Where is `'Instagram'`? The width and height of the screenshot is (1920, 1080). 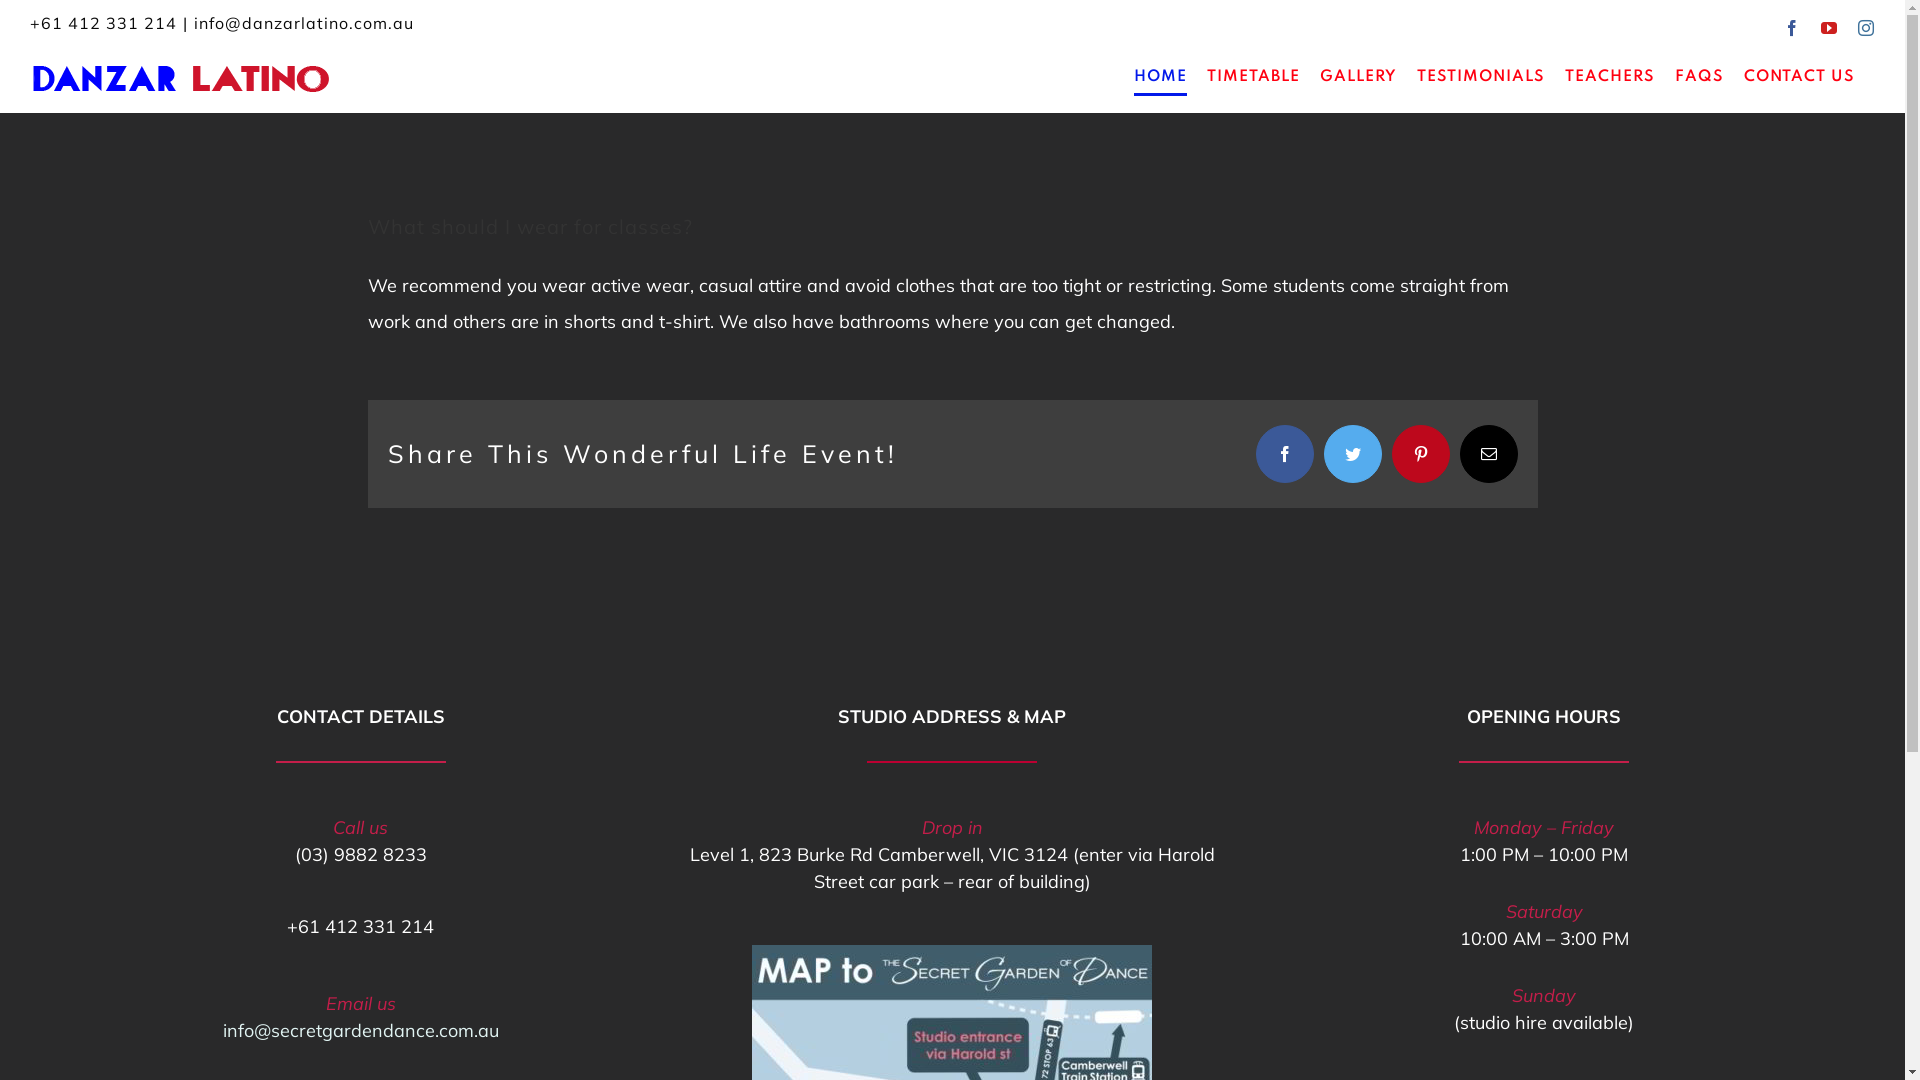 'Instagram' is located at coordinates (1865, 27).